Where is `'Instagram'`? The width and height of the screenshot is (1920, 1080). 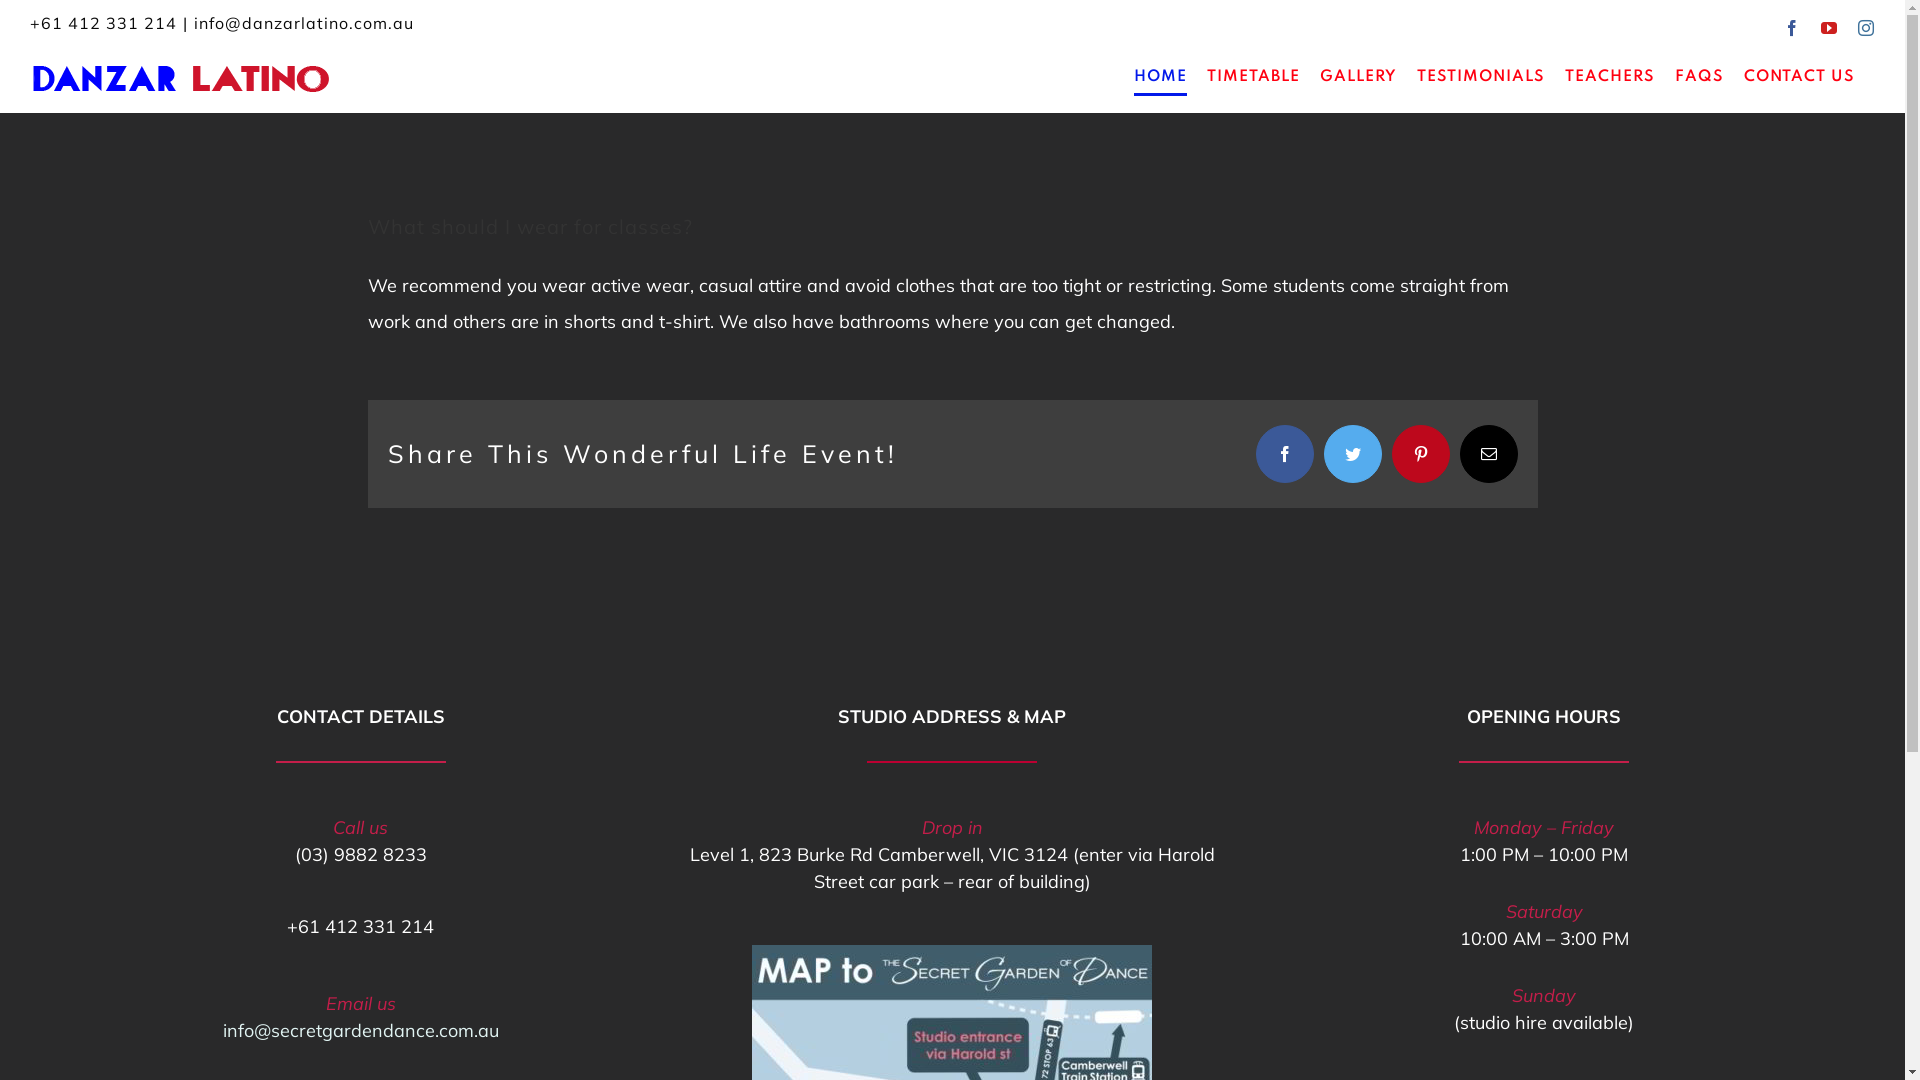 'Instagram' is located at coordinates (1865, 27).